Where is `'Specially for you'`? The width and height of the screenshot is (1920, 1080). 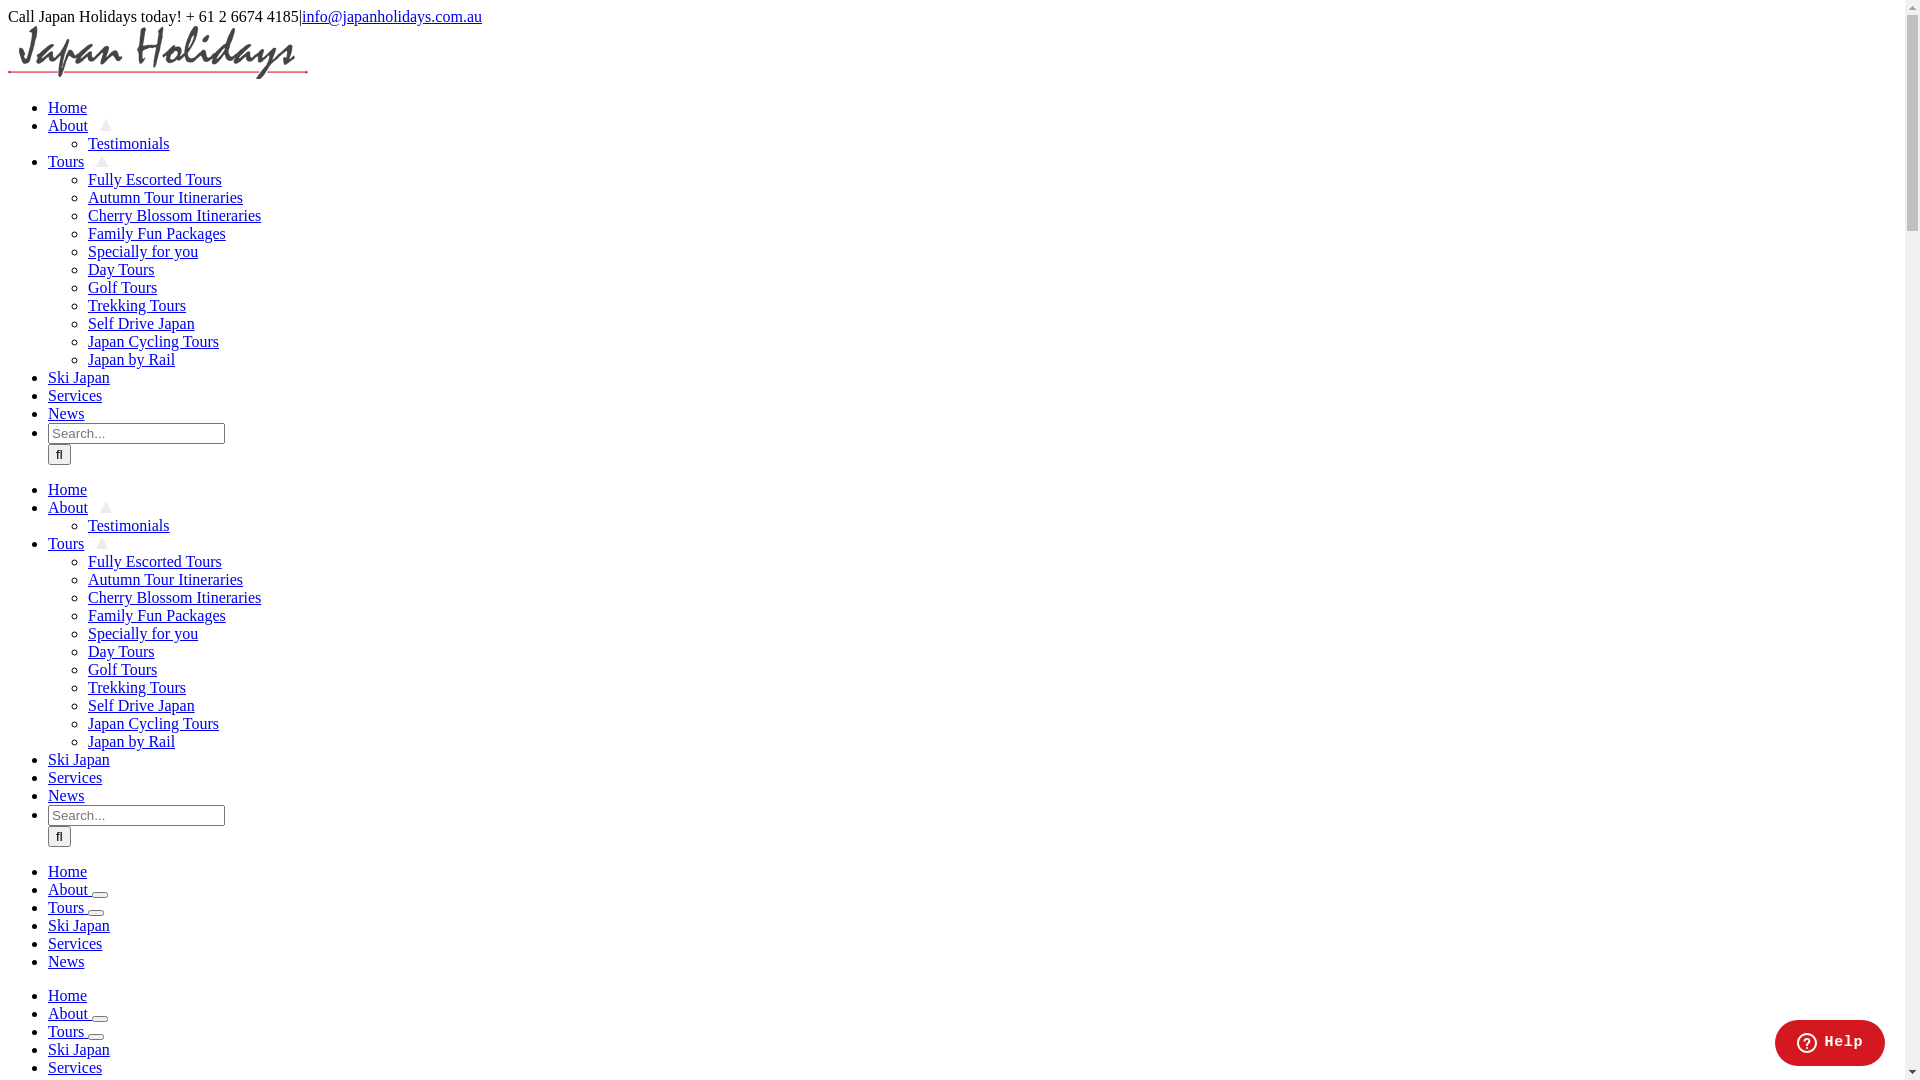
'Specially for you' is located at coordinates (142, 633).